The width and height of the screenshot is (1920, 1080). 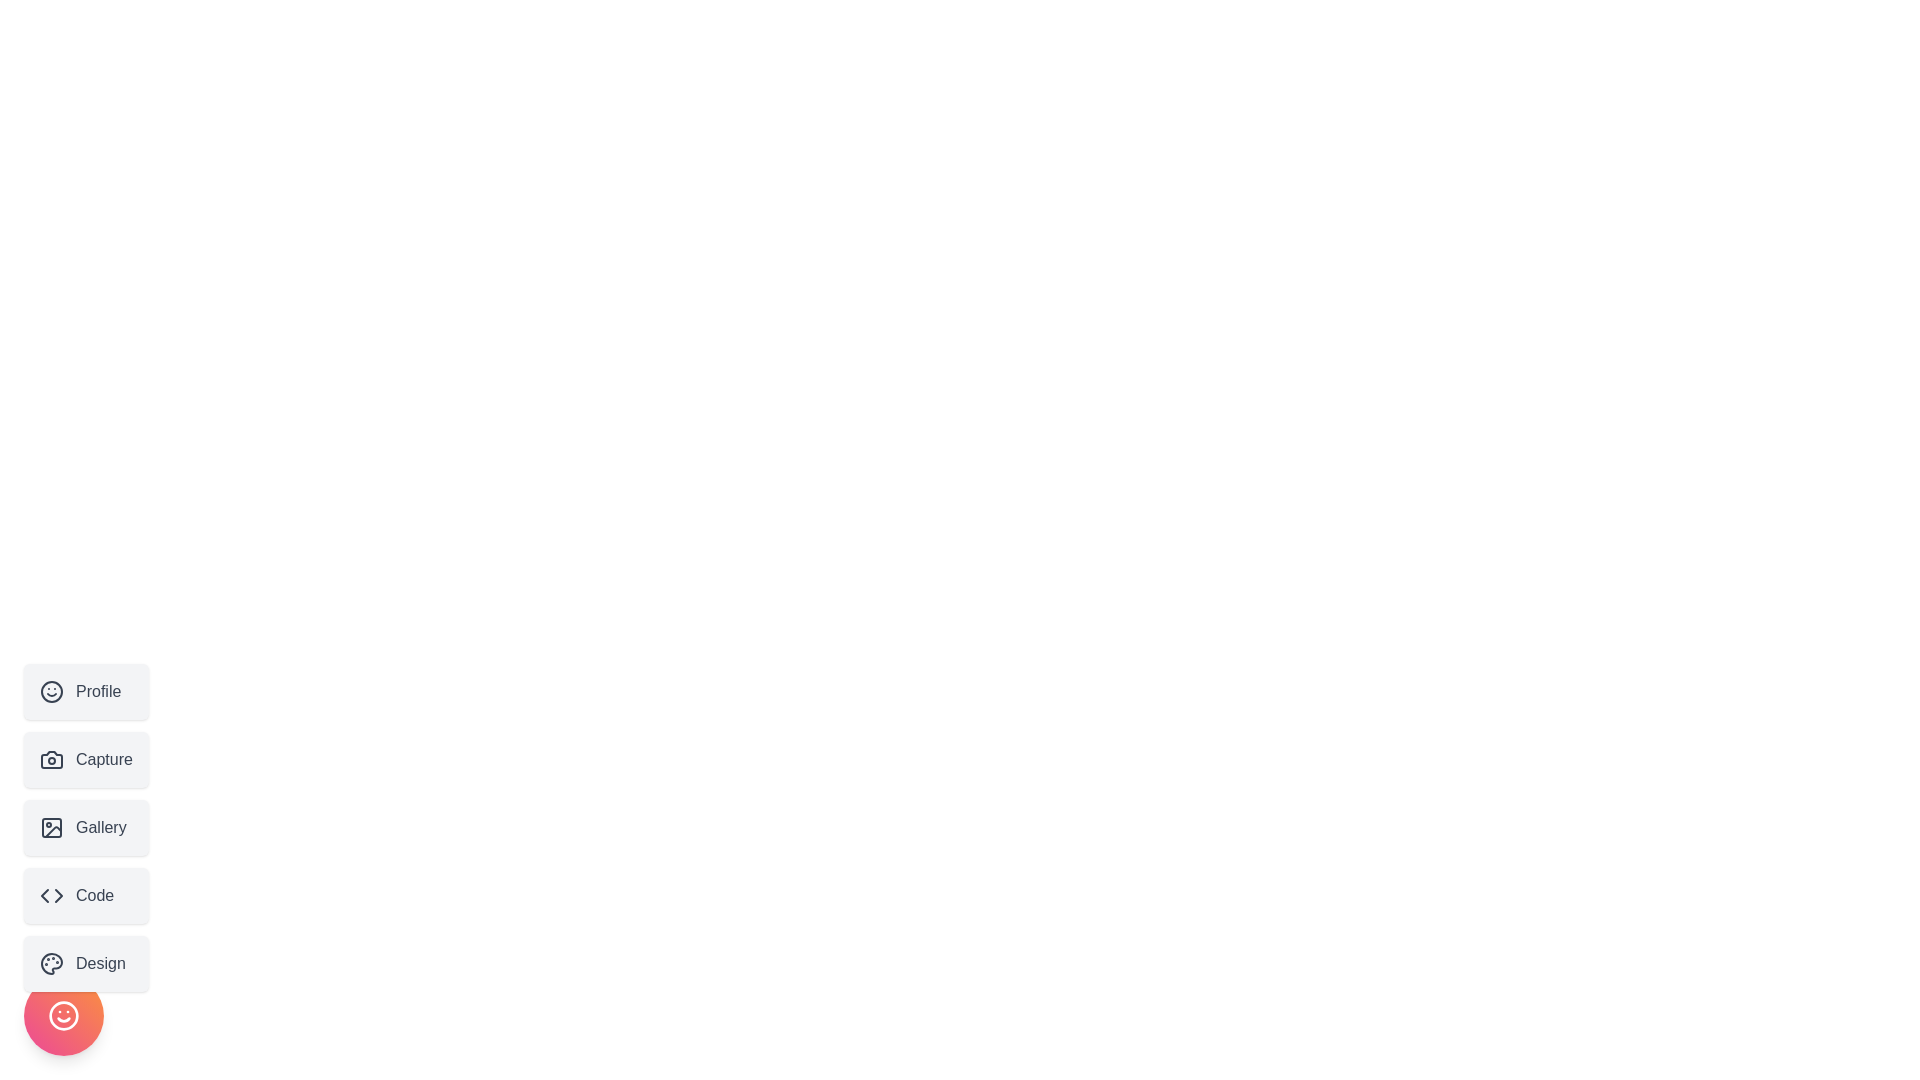 I want to click on the 'Profile' button represented by the icon located at the left side of the button in the vertical navigation menu to interact with the profile feature, so click(x=52, y=690).